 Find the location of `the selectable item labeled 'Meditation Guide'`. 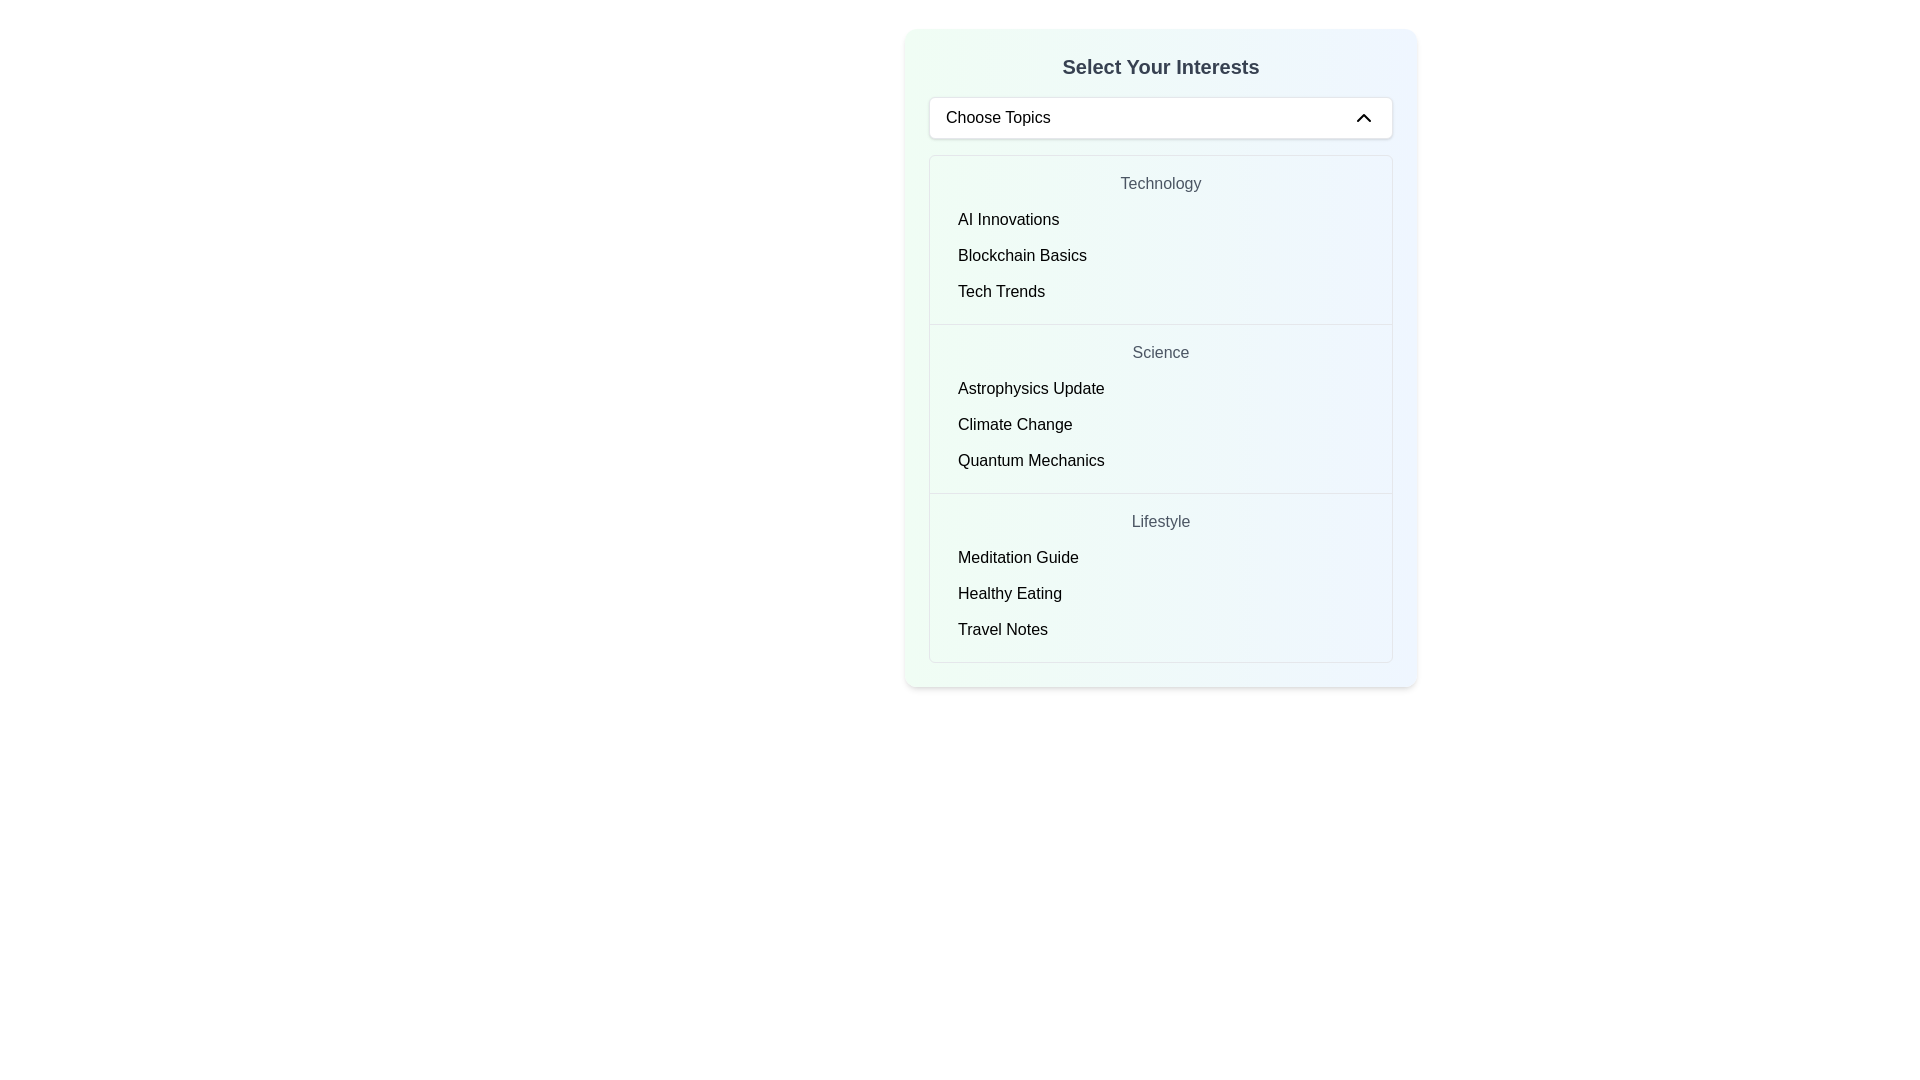

the selectable item labeled 'Meditation Guide' is located at coordinates (1017, 558).